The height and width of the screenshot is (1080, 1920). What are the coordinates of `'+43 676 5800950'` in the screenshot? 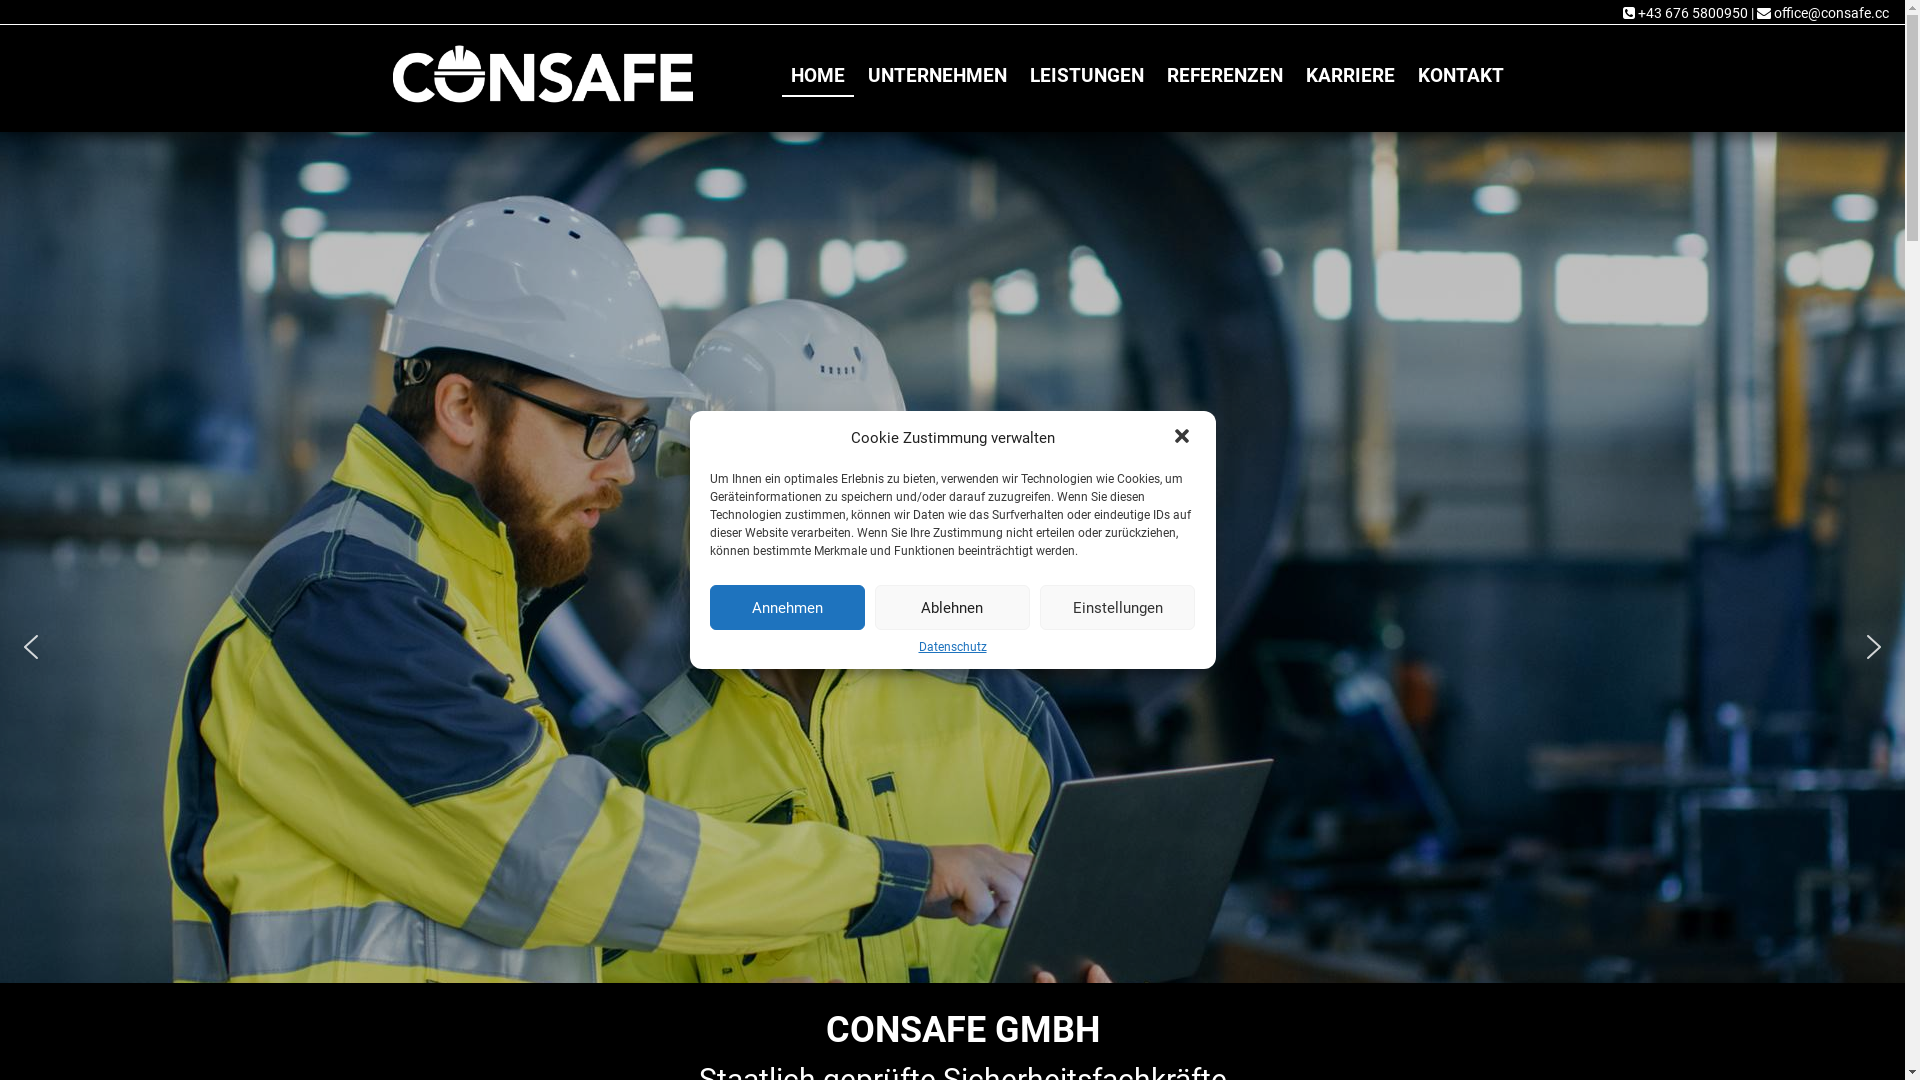 It's located at (1622, 12).